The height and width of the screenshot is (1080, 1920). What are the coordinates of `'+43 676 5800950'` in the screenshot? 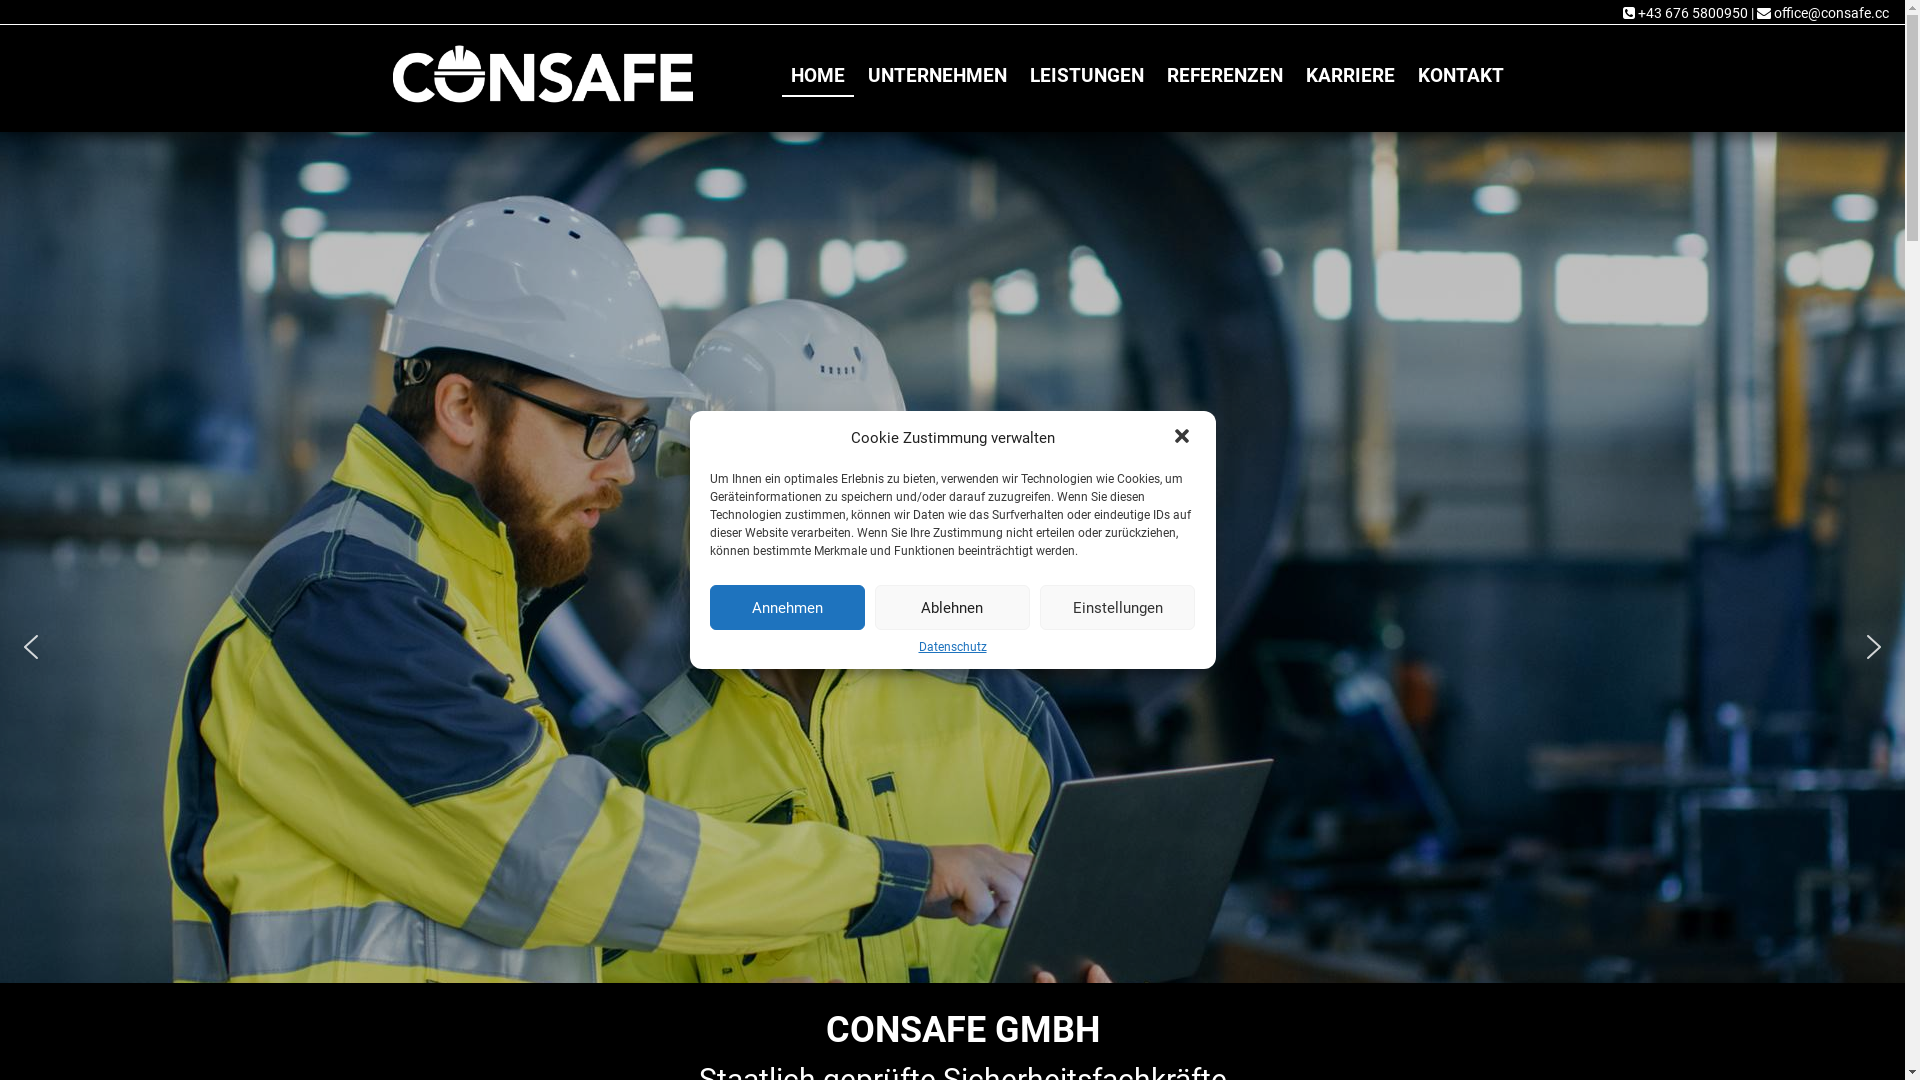 It's located at (1622, 12).